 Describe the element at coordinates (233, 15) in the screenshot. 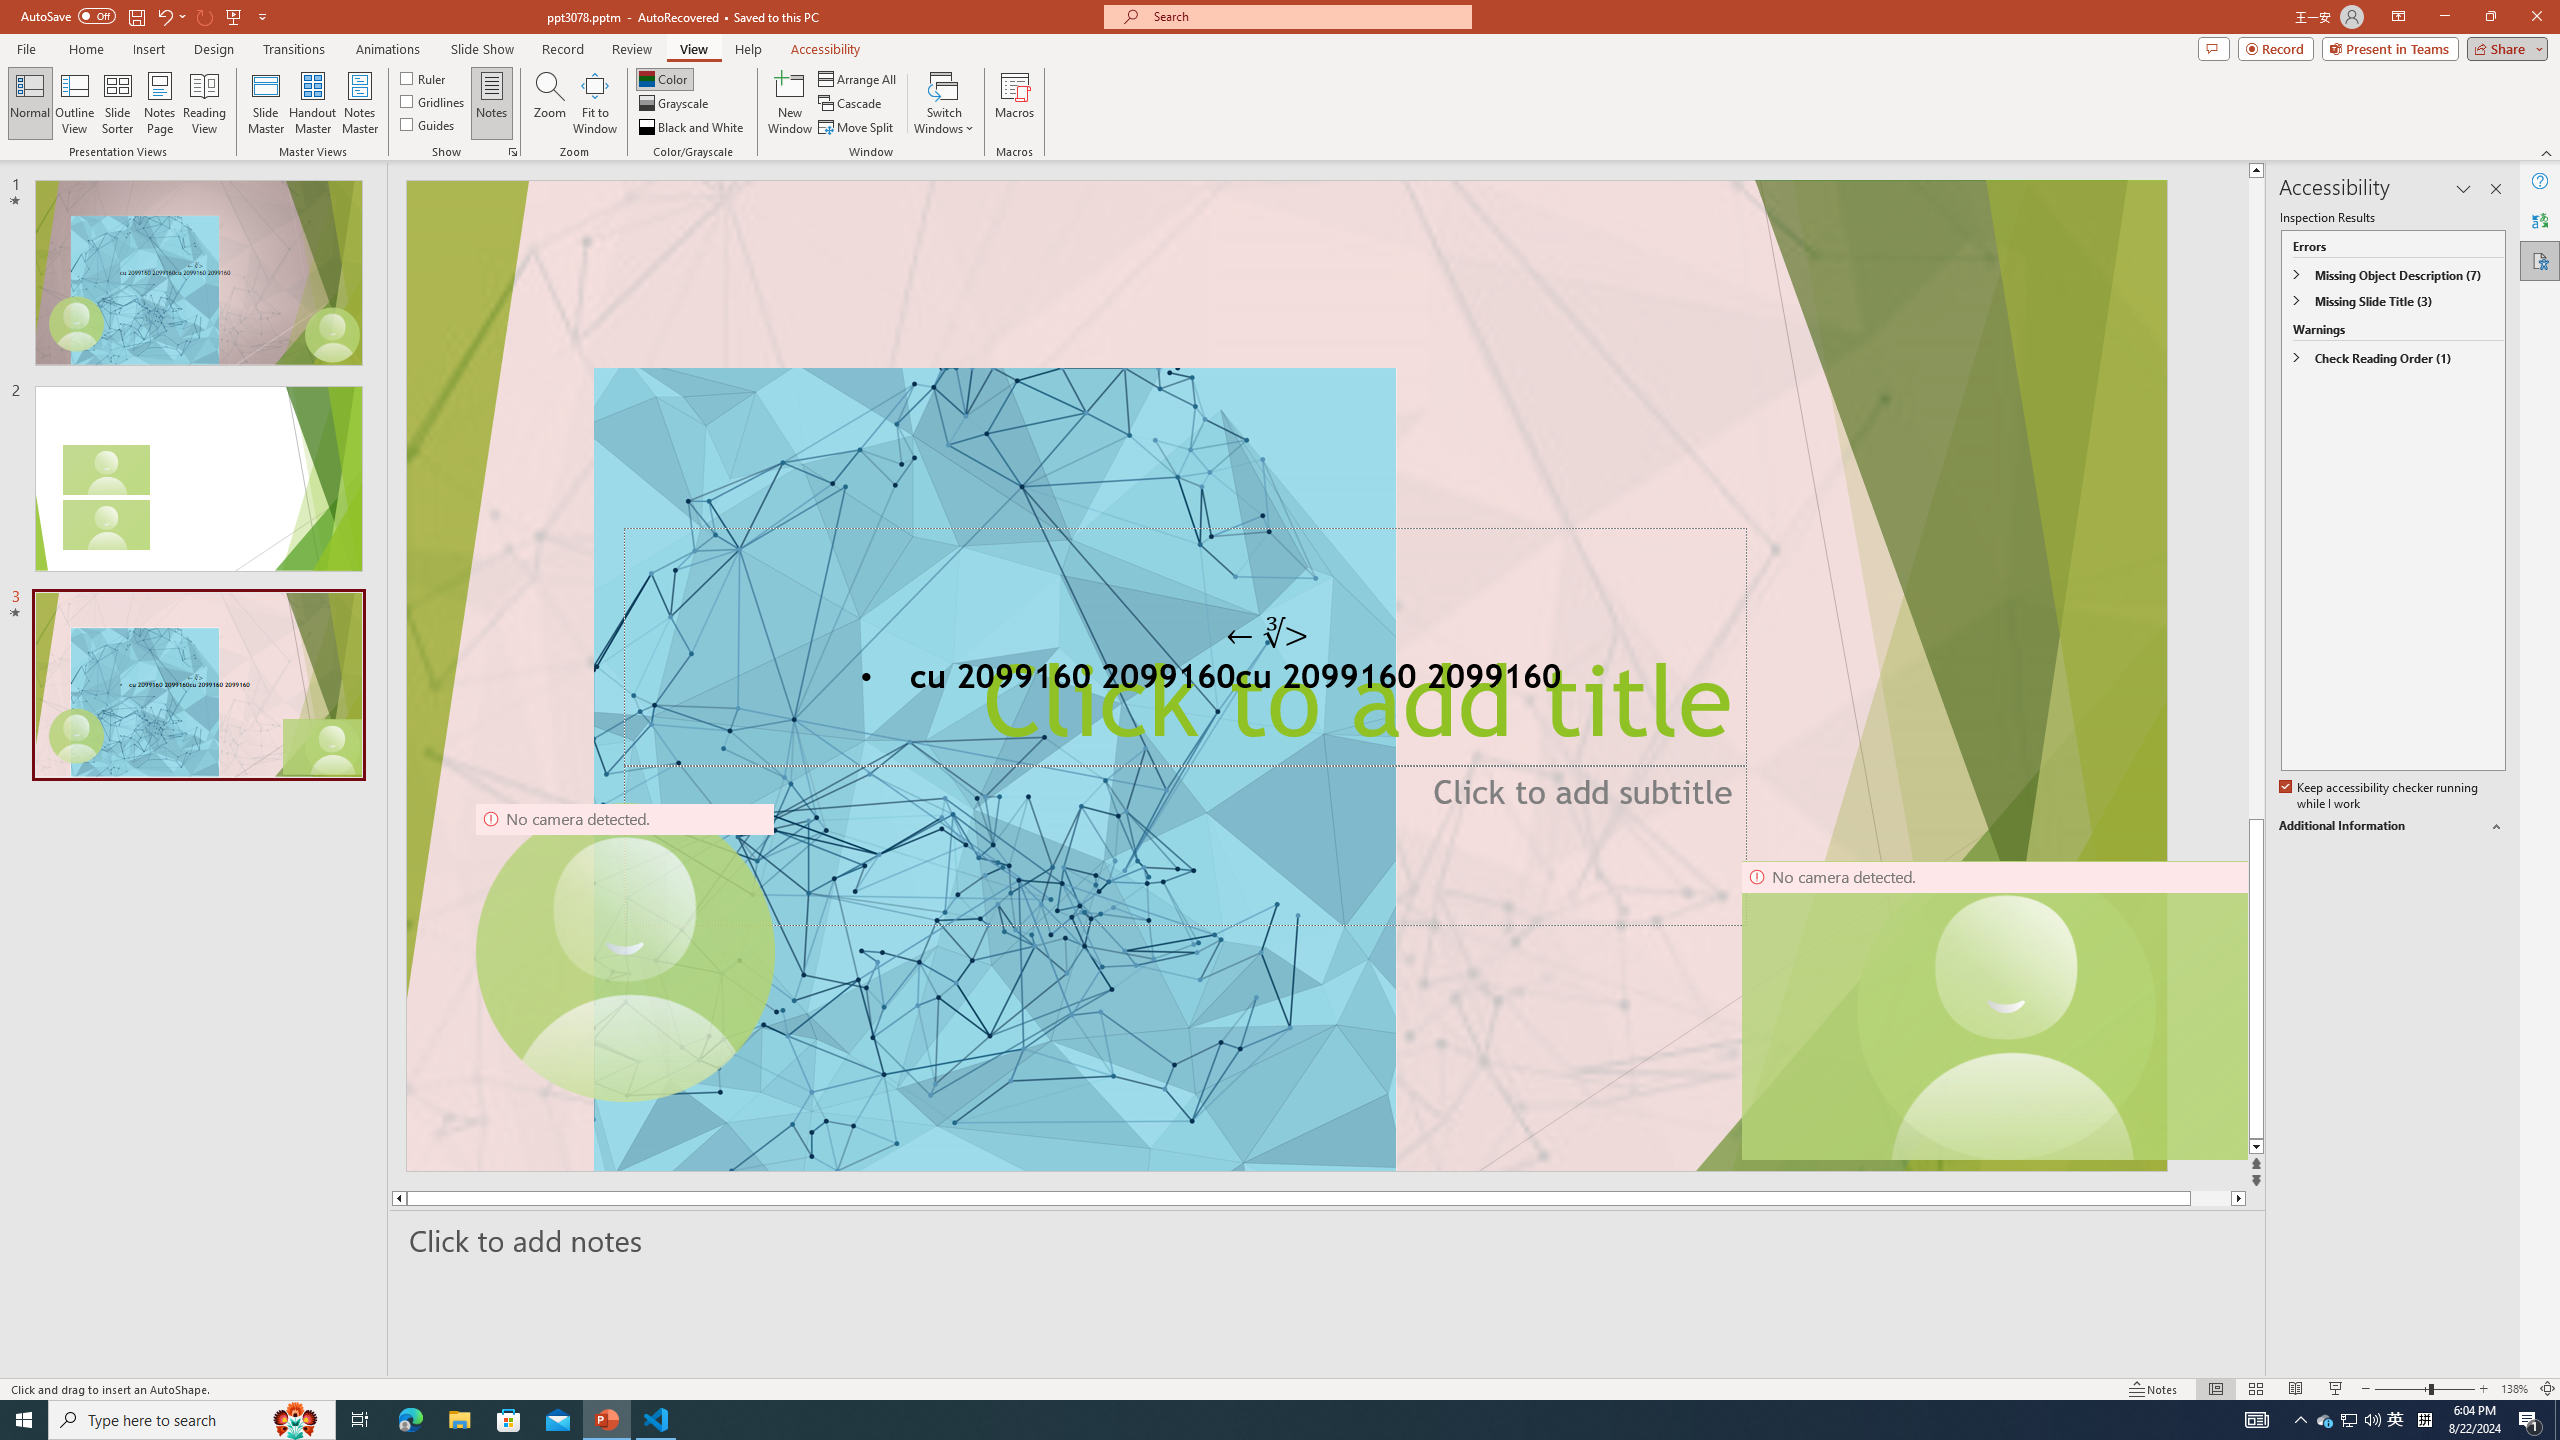

I see `'From Beginning'` at that location.